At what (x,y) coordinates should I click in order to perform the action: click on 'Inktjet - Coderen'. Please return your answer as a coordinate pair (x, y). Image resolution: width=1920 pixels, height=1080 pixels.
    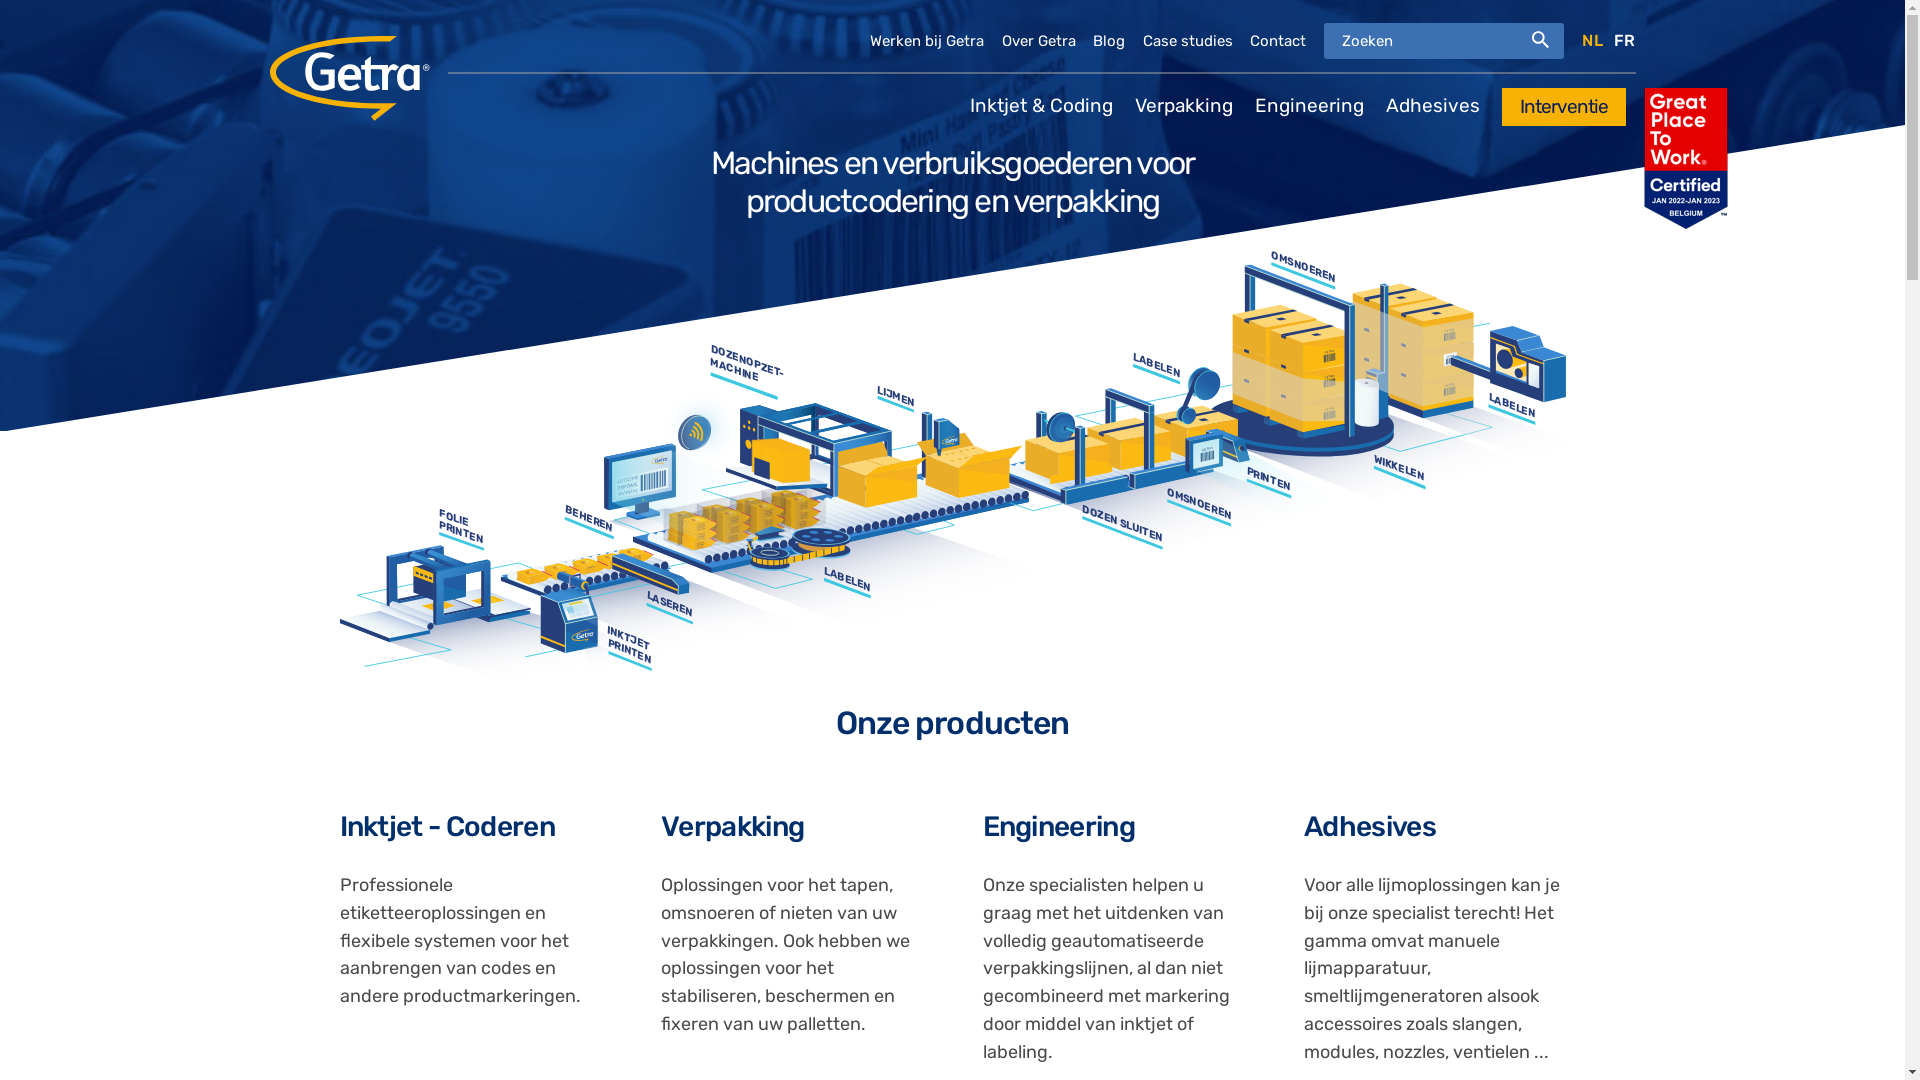
    Looking at the image, I should click on (340, 826).